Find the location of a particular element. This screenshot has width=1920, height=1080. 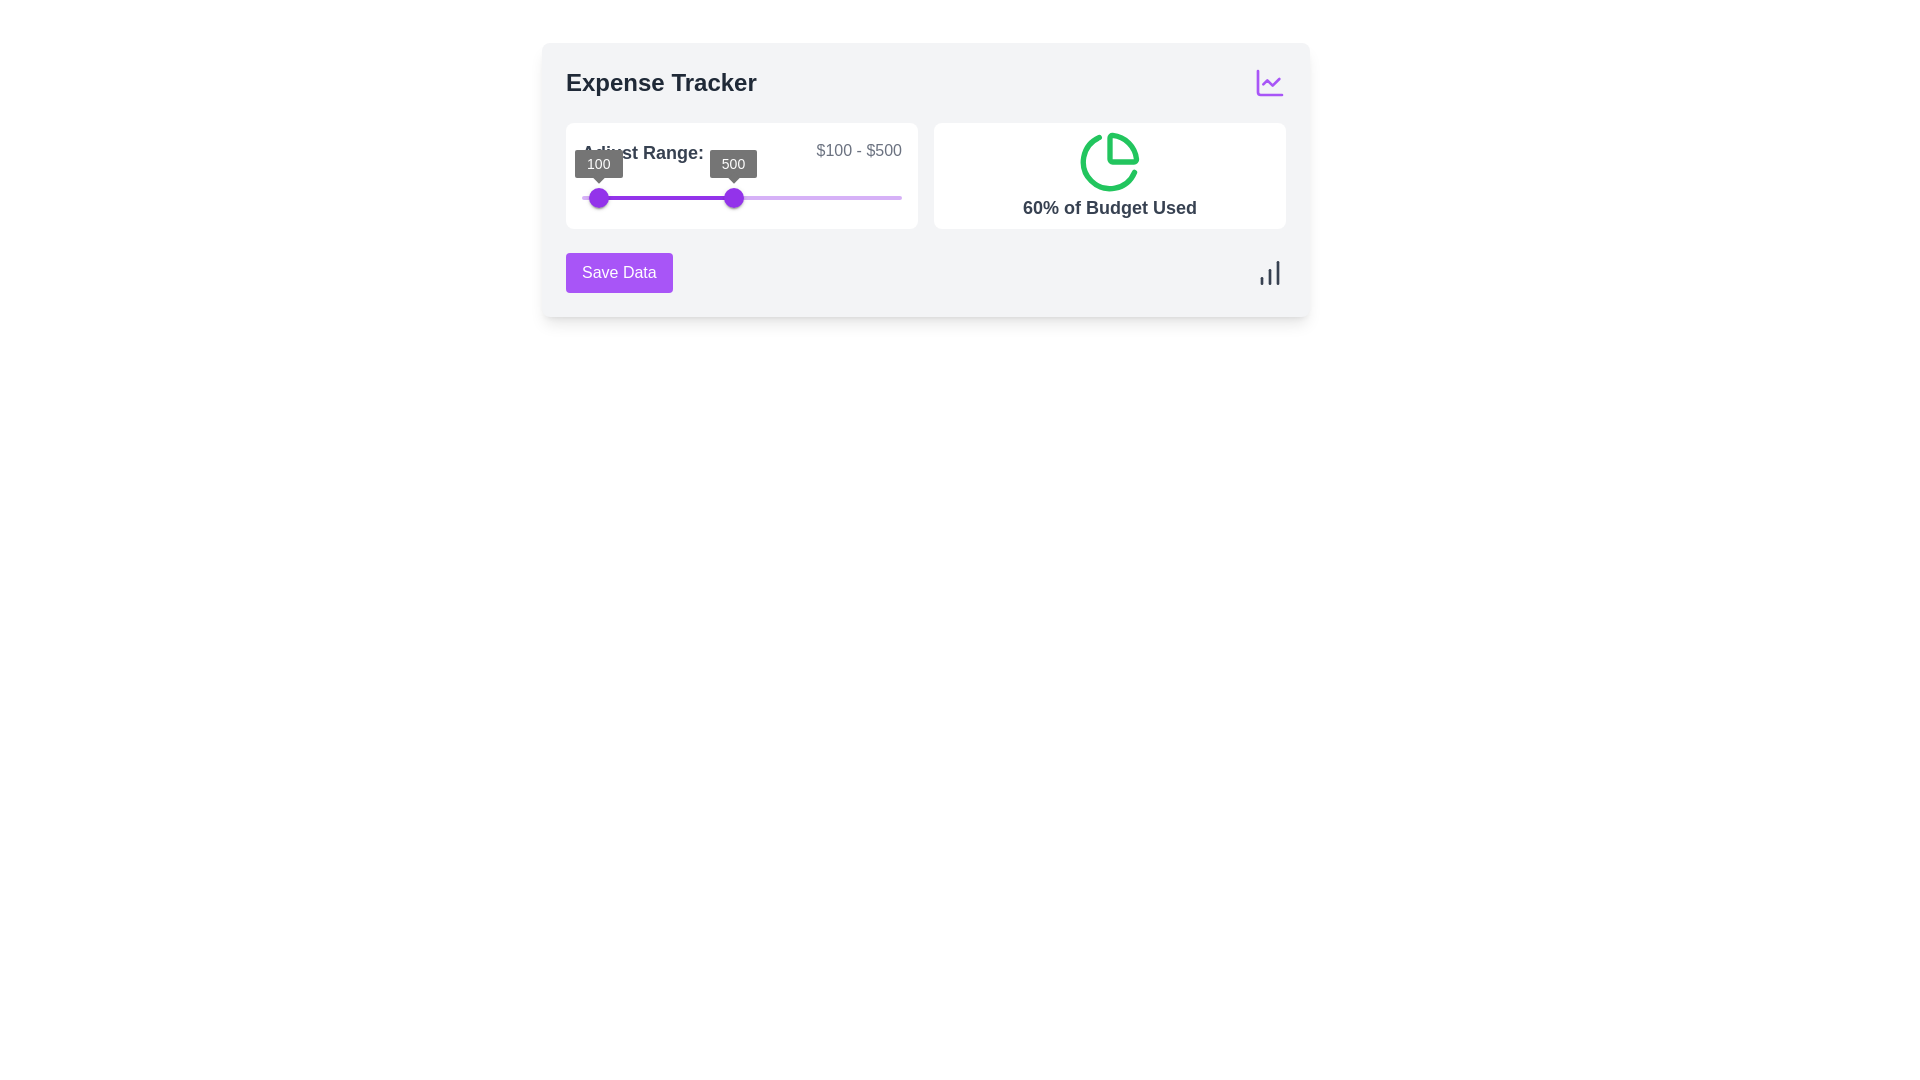

the target slider's value is located at coordinates (638, 200).